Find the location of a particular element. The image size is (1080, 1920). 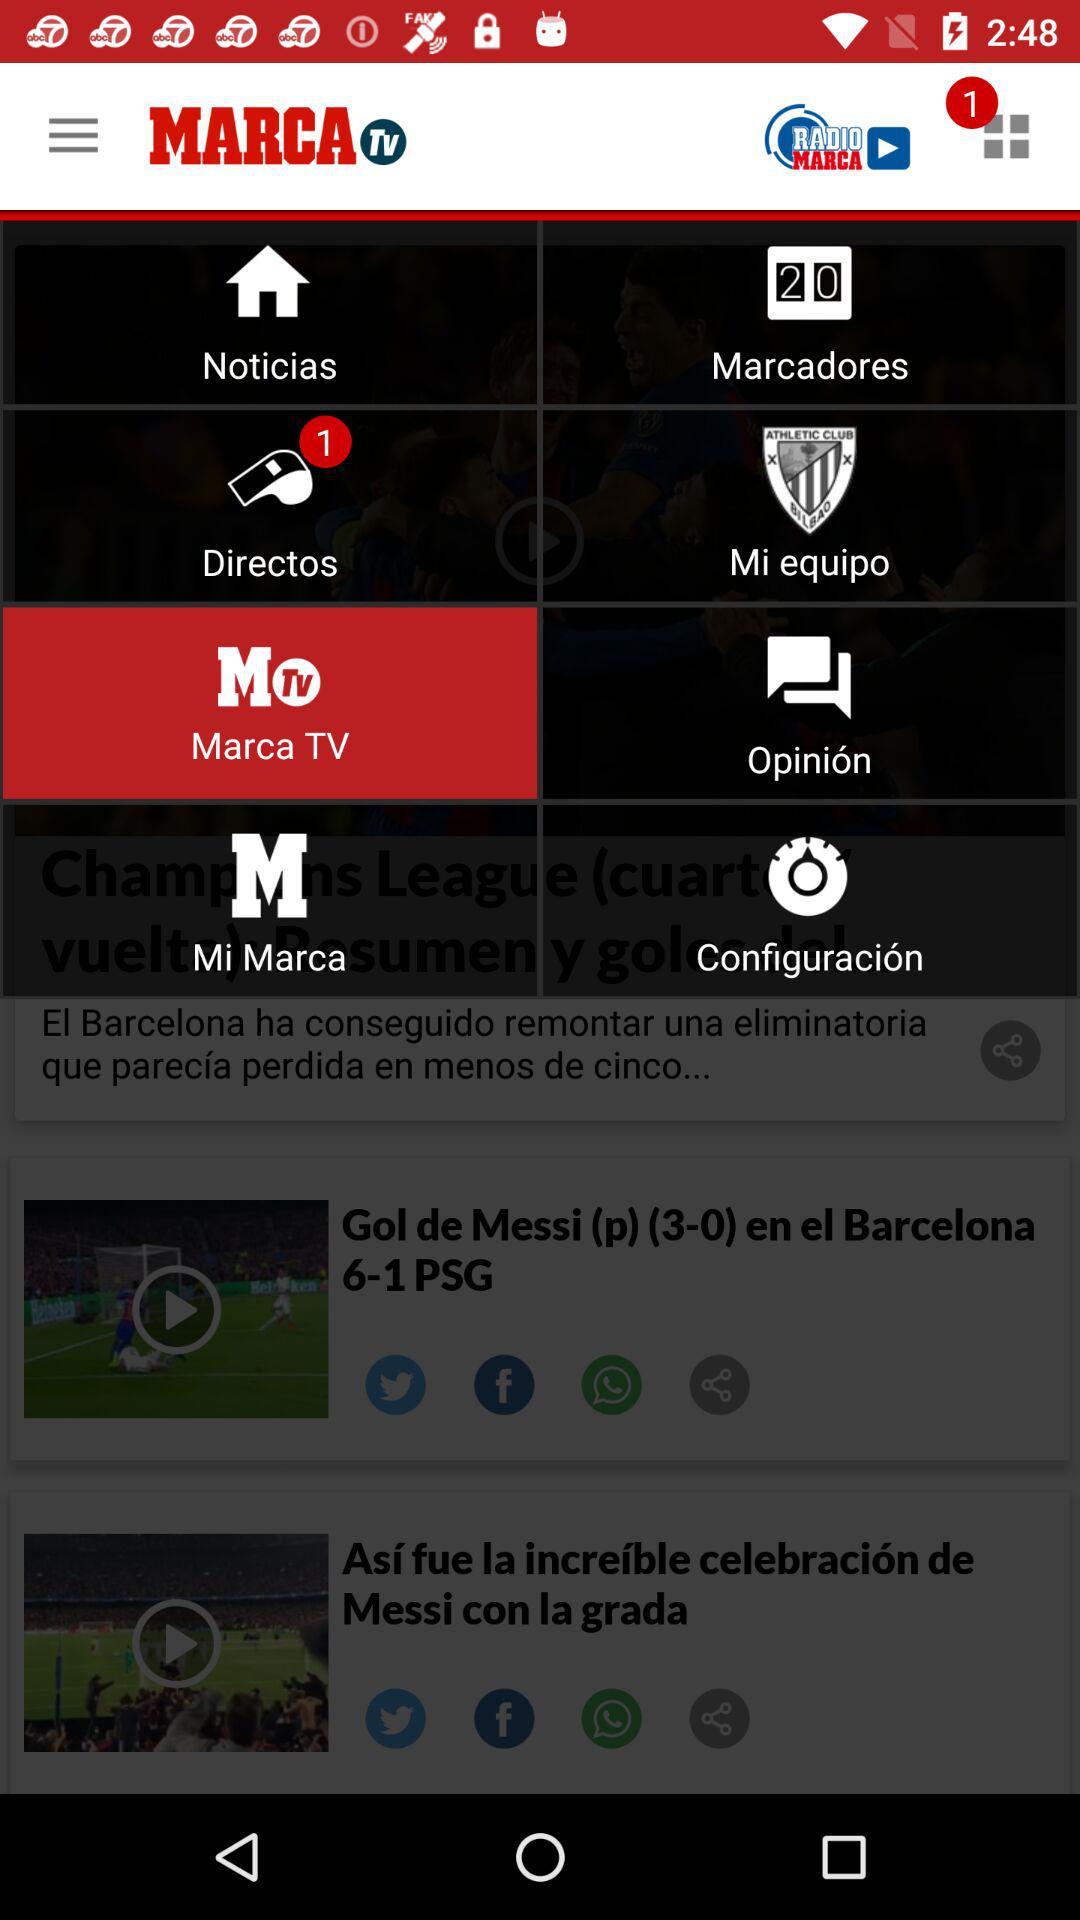

noticias is located at coordinates (270, 307).